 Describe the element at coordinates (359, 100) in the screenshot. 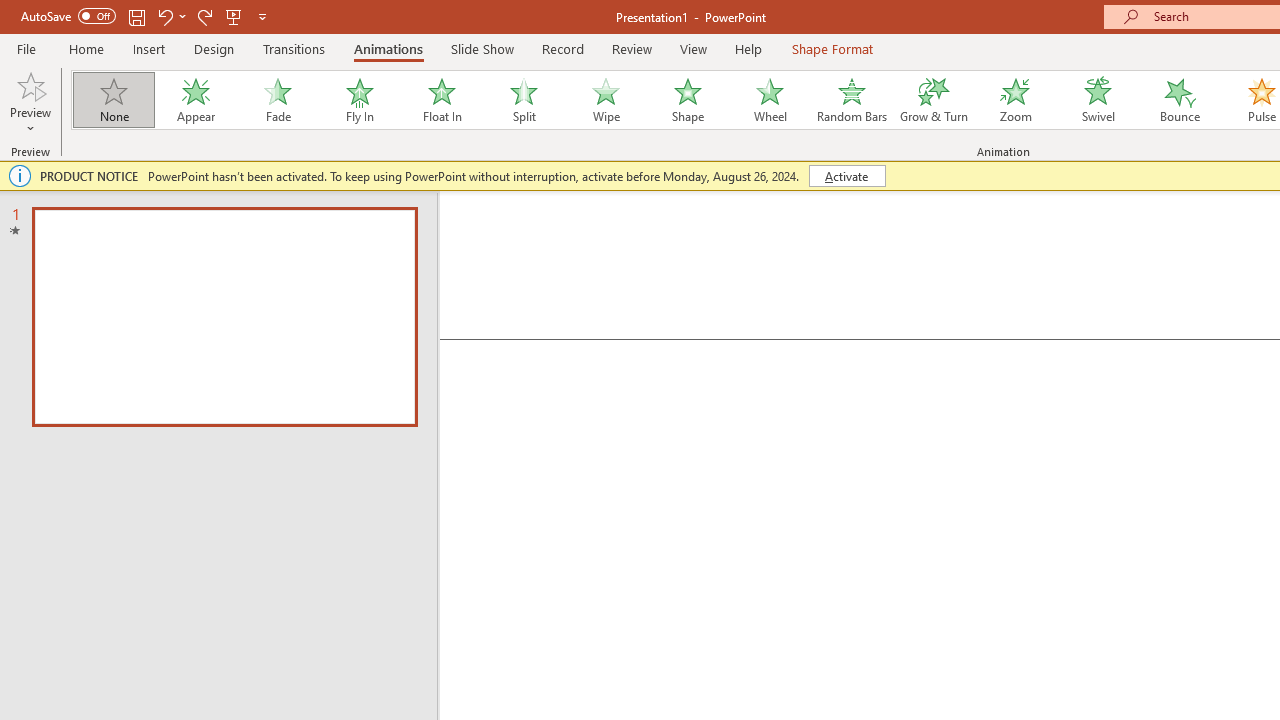

I see `'Fly In'` at that location.